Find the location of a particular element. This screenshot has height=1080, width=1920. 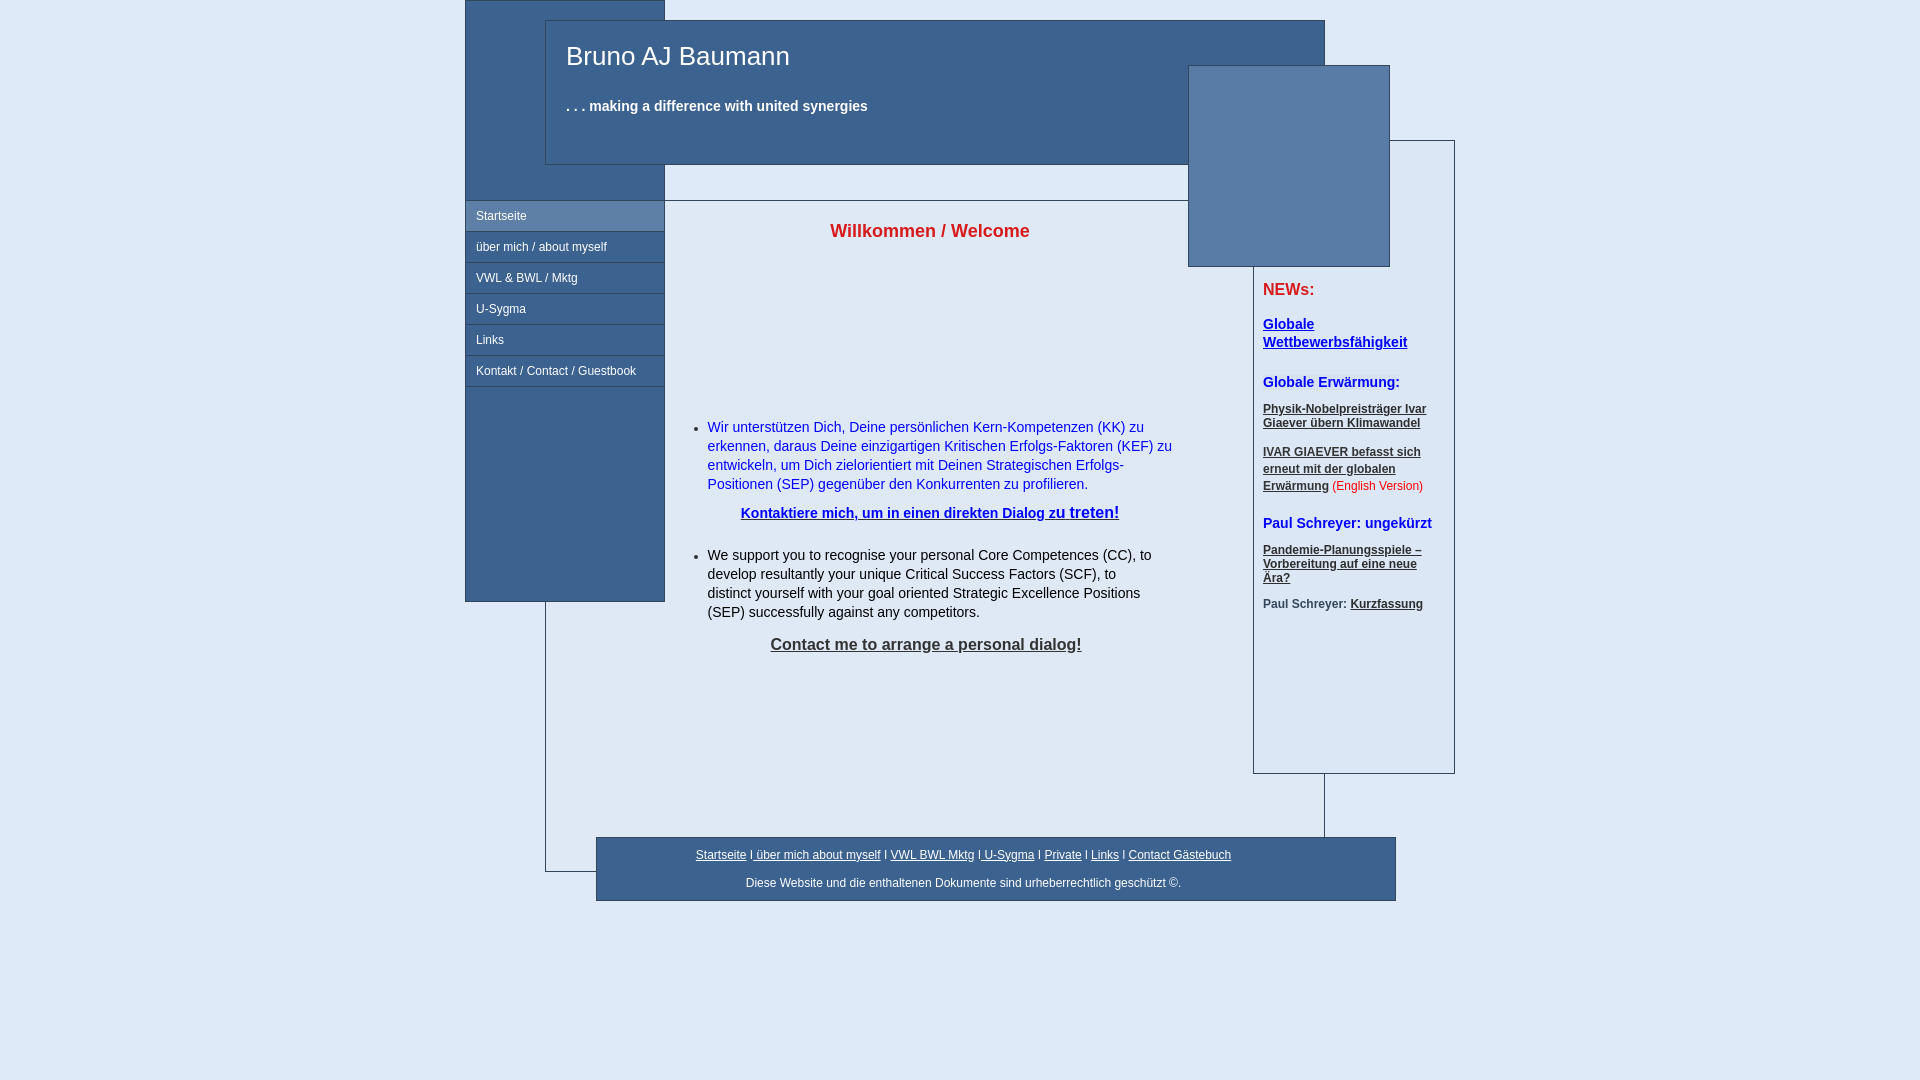

'Kontaktiere mich, um in einen direkten Dialog zu treten!' is located at coordinates (739, 512).